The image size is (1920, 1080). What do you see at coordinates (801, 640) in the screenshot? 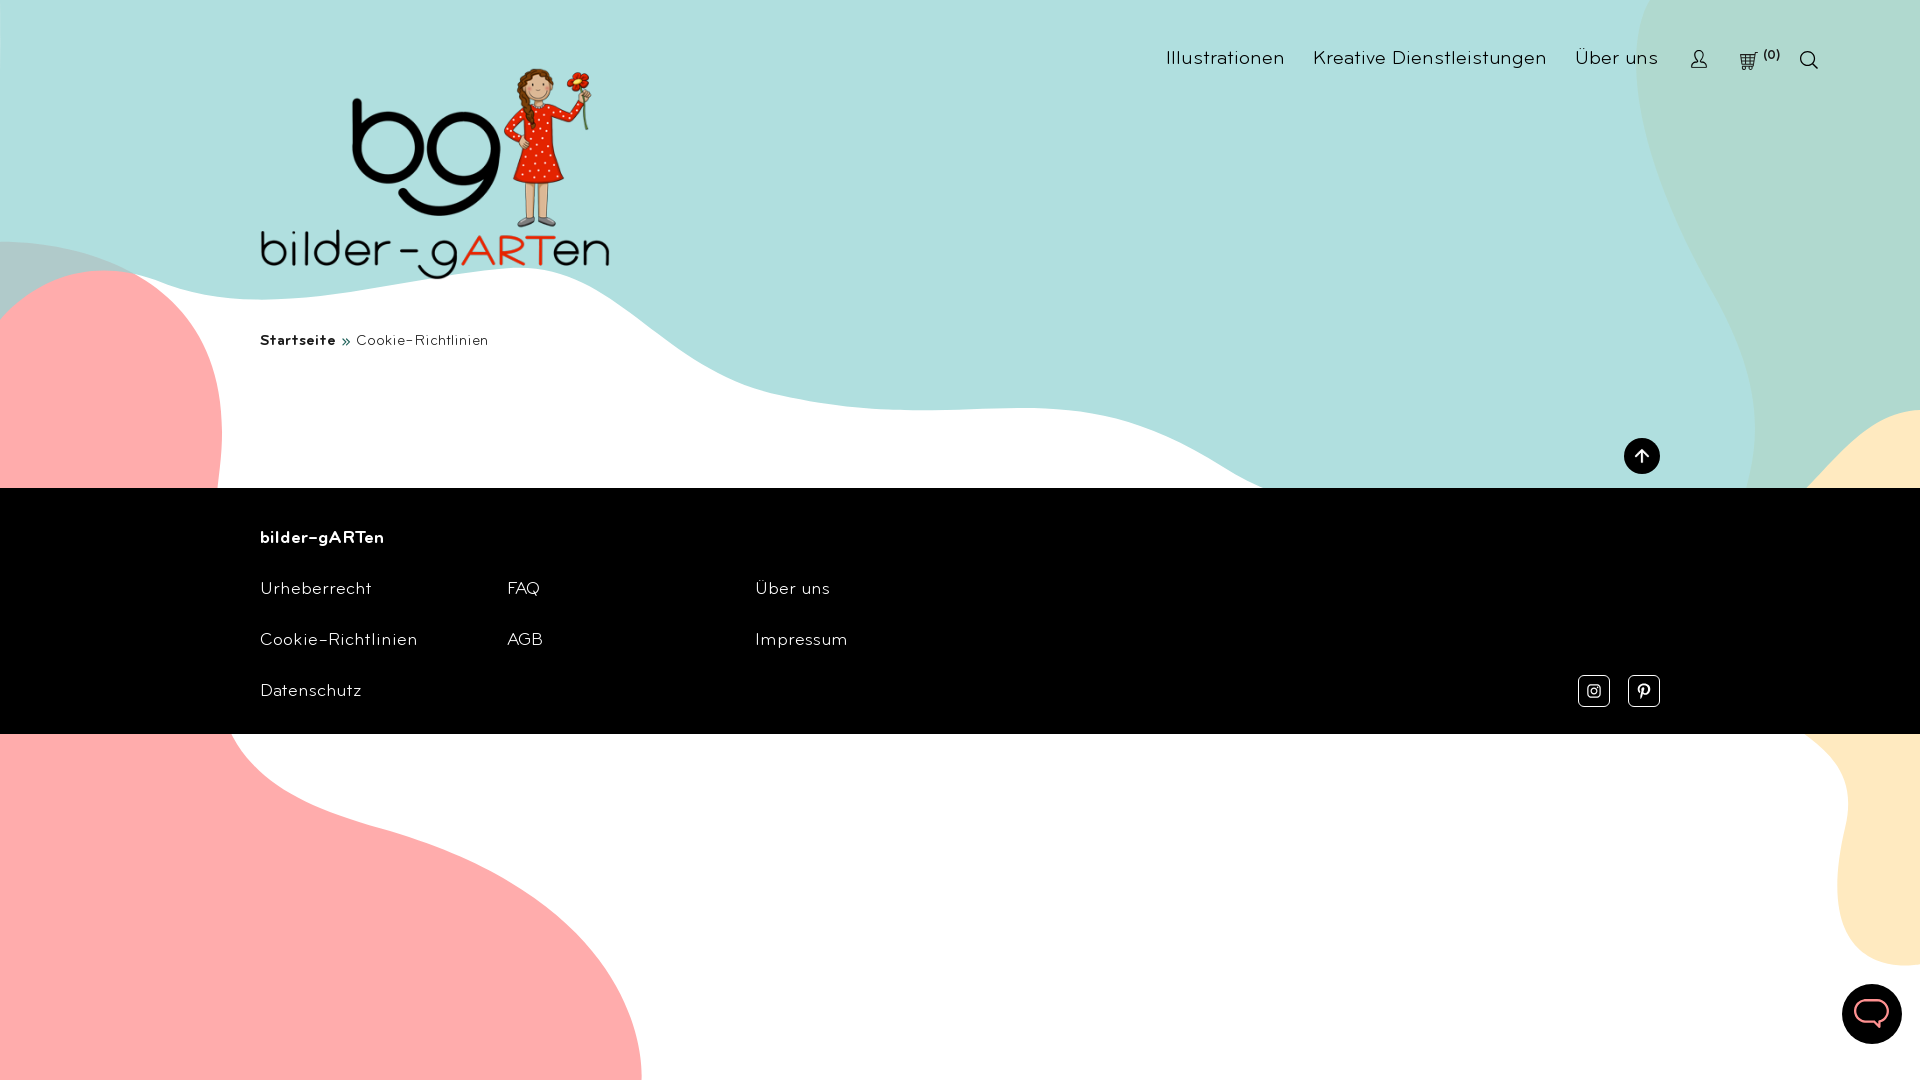
I see `'Impressum'` at bounding box center [801, 640].